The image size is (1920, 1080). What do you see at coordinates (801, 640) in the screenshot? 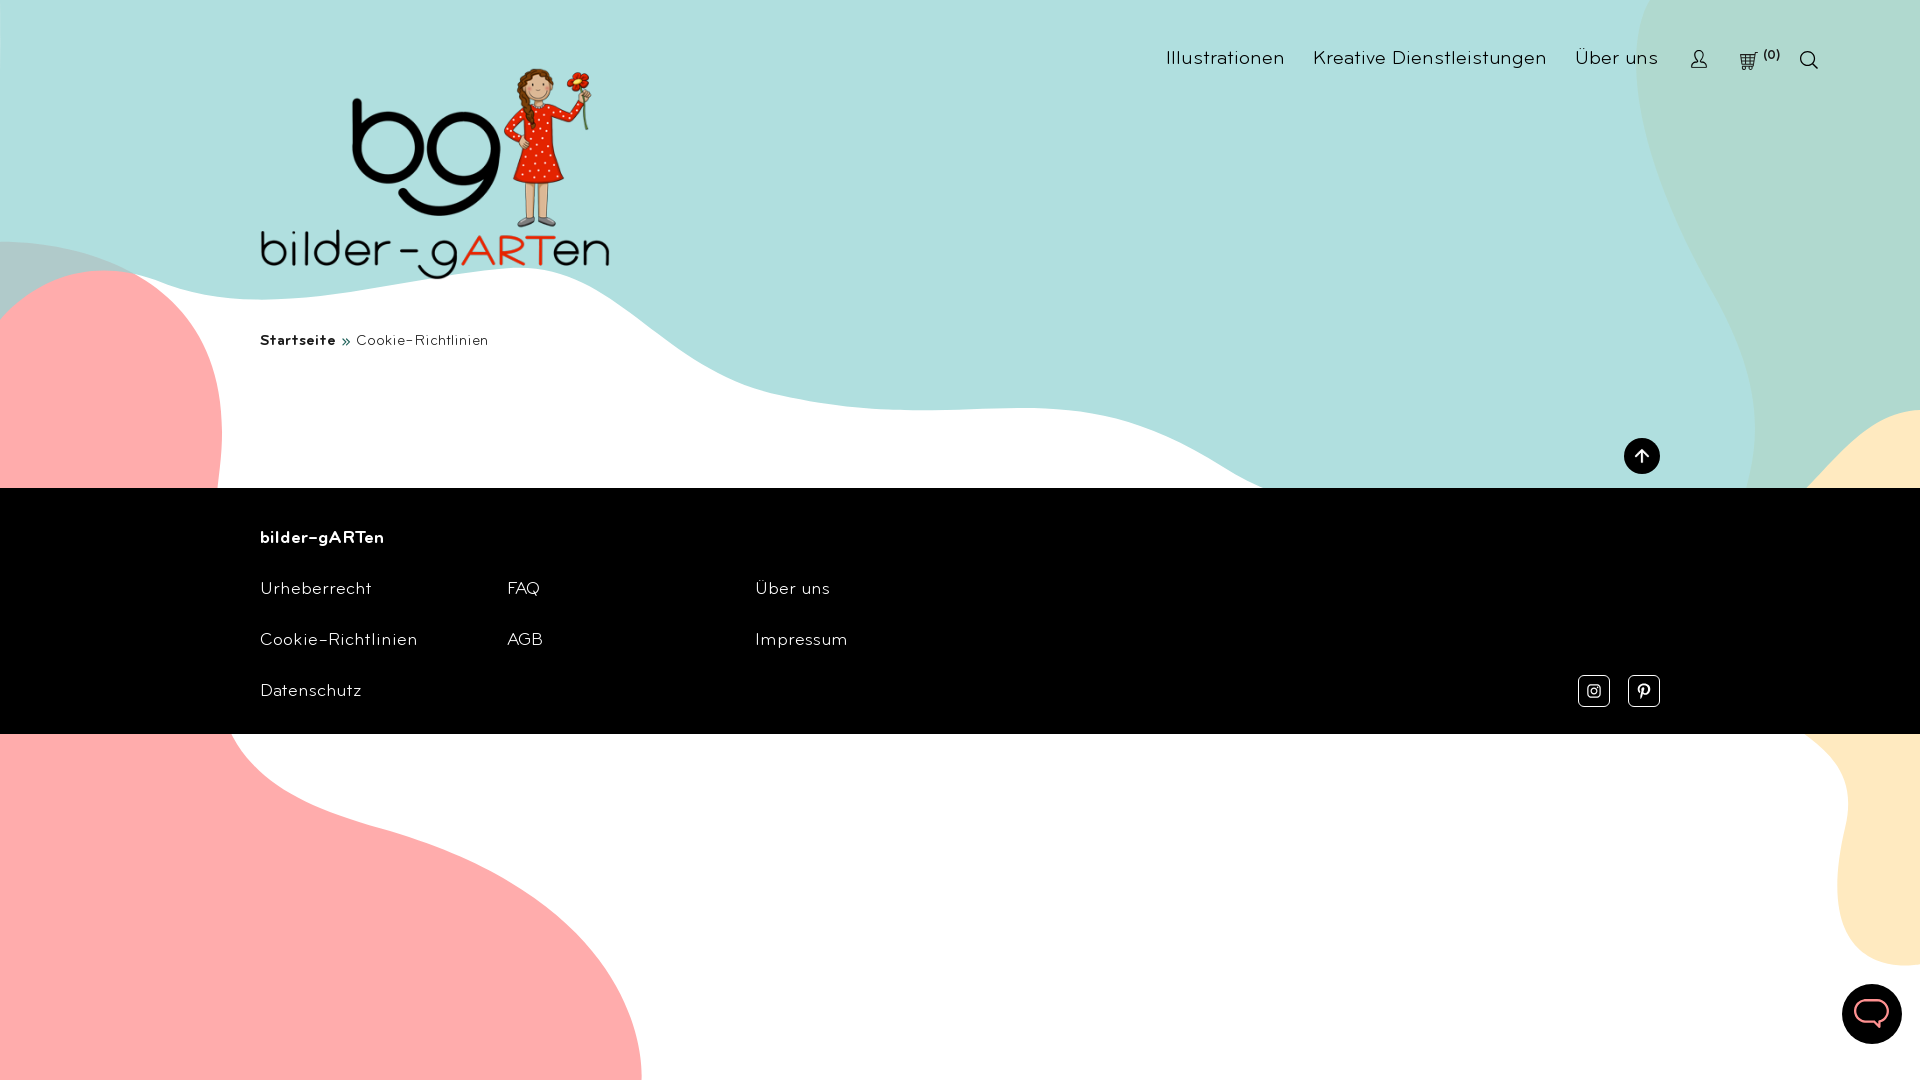
I see `'Impressum'` at bounding box center [801, 640].